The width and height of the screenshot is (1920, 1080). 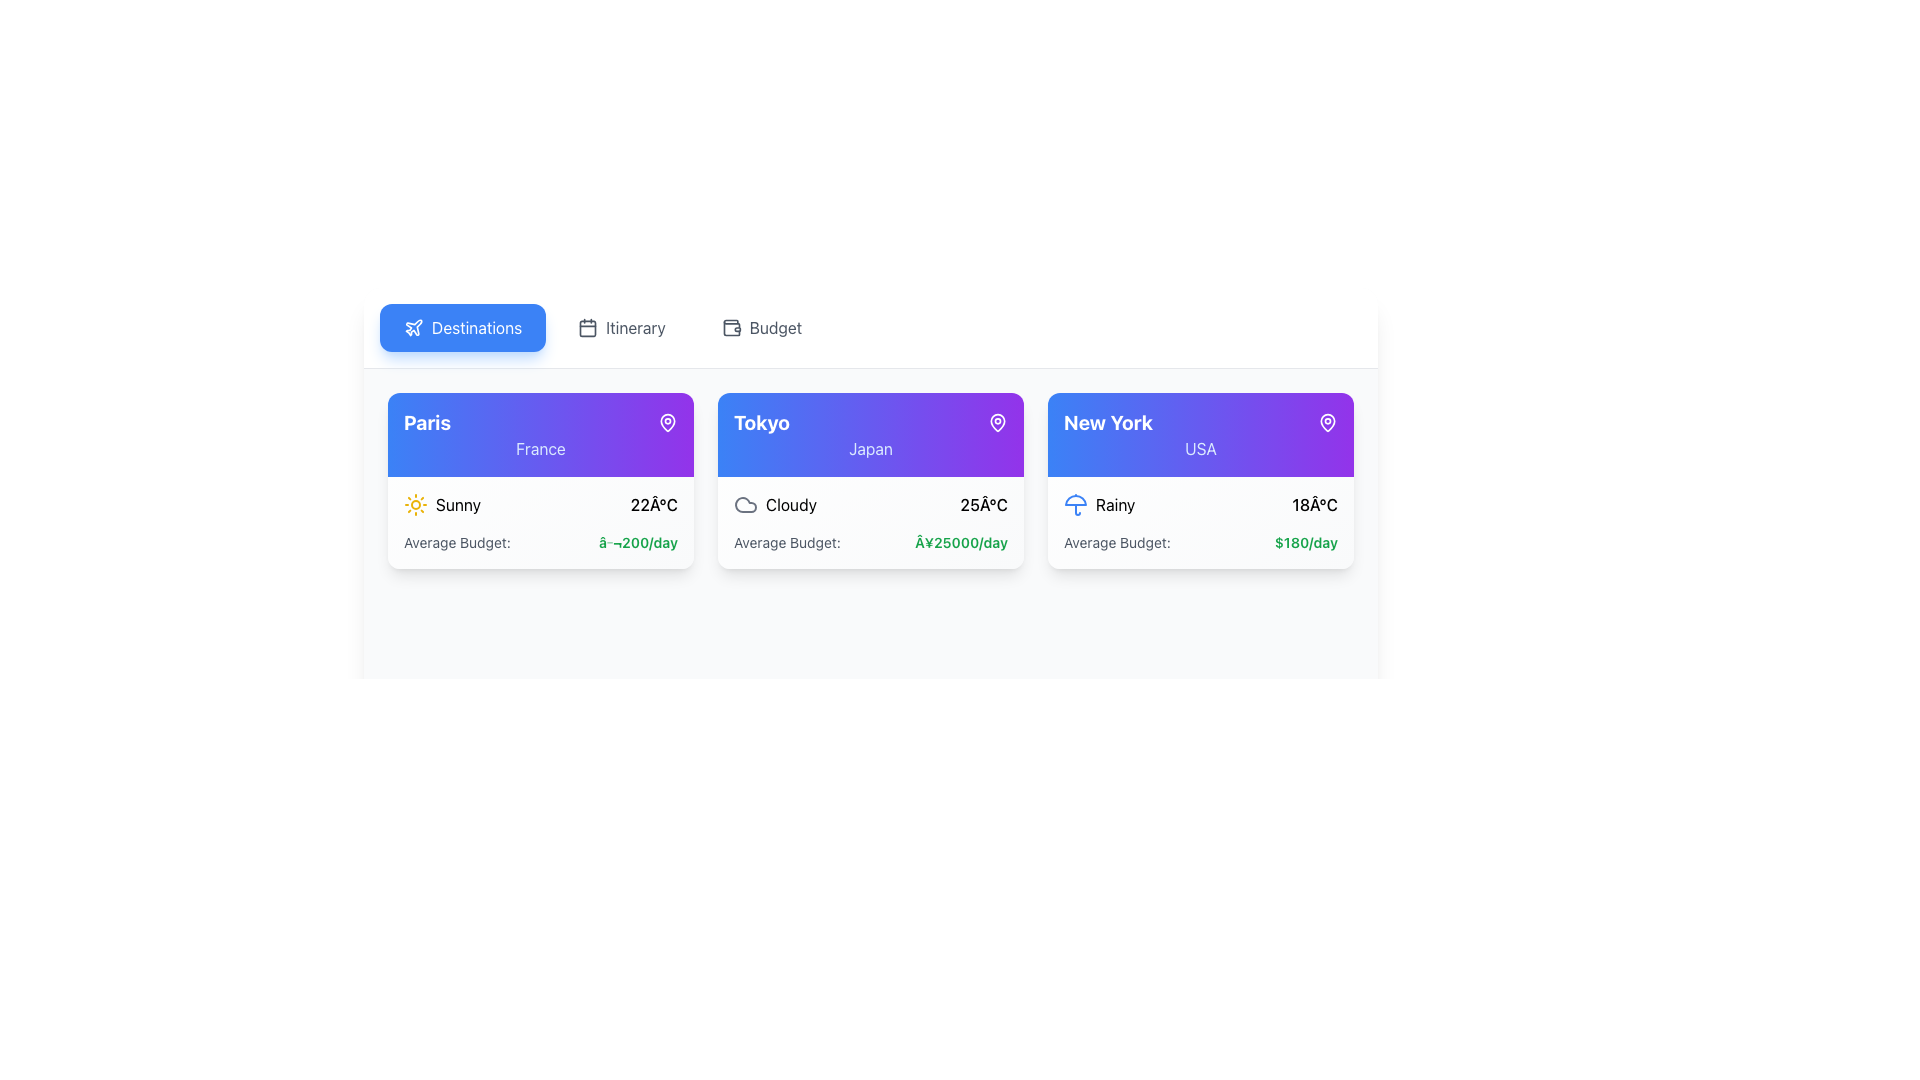 I want to click on the map pin icon, which is a white, hollow SVG graphic located in the top-right corner of the 'New York' card, next to the title 'New York', so click(x=1328, y=422).